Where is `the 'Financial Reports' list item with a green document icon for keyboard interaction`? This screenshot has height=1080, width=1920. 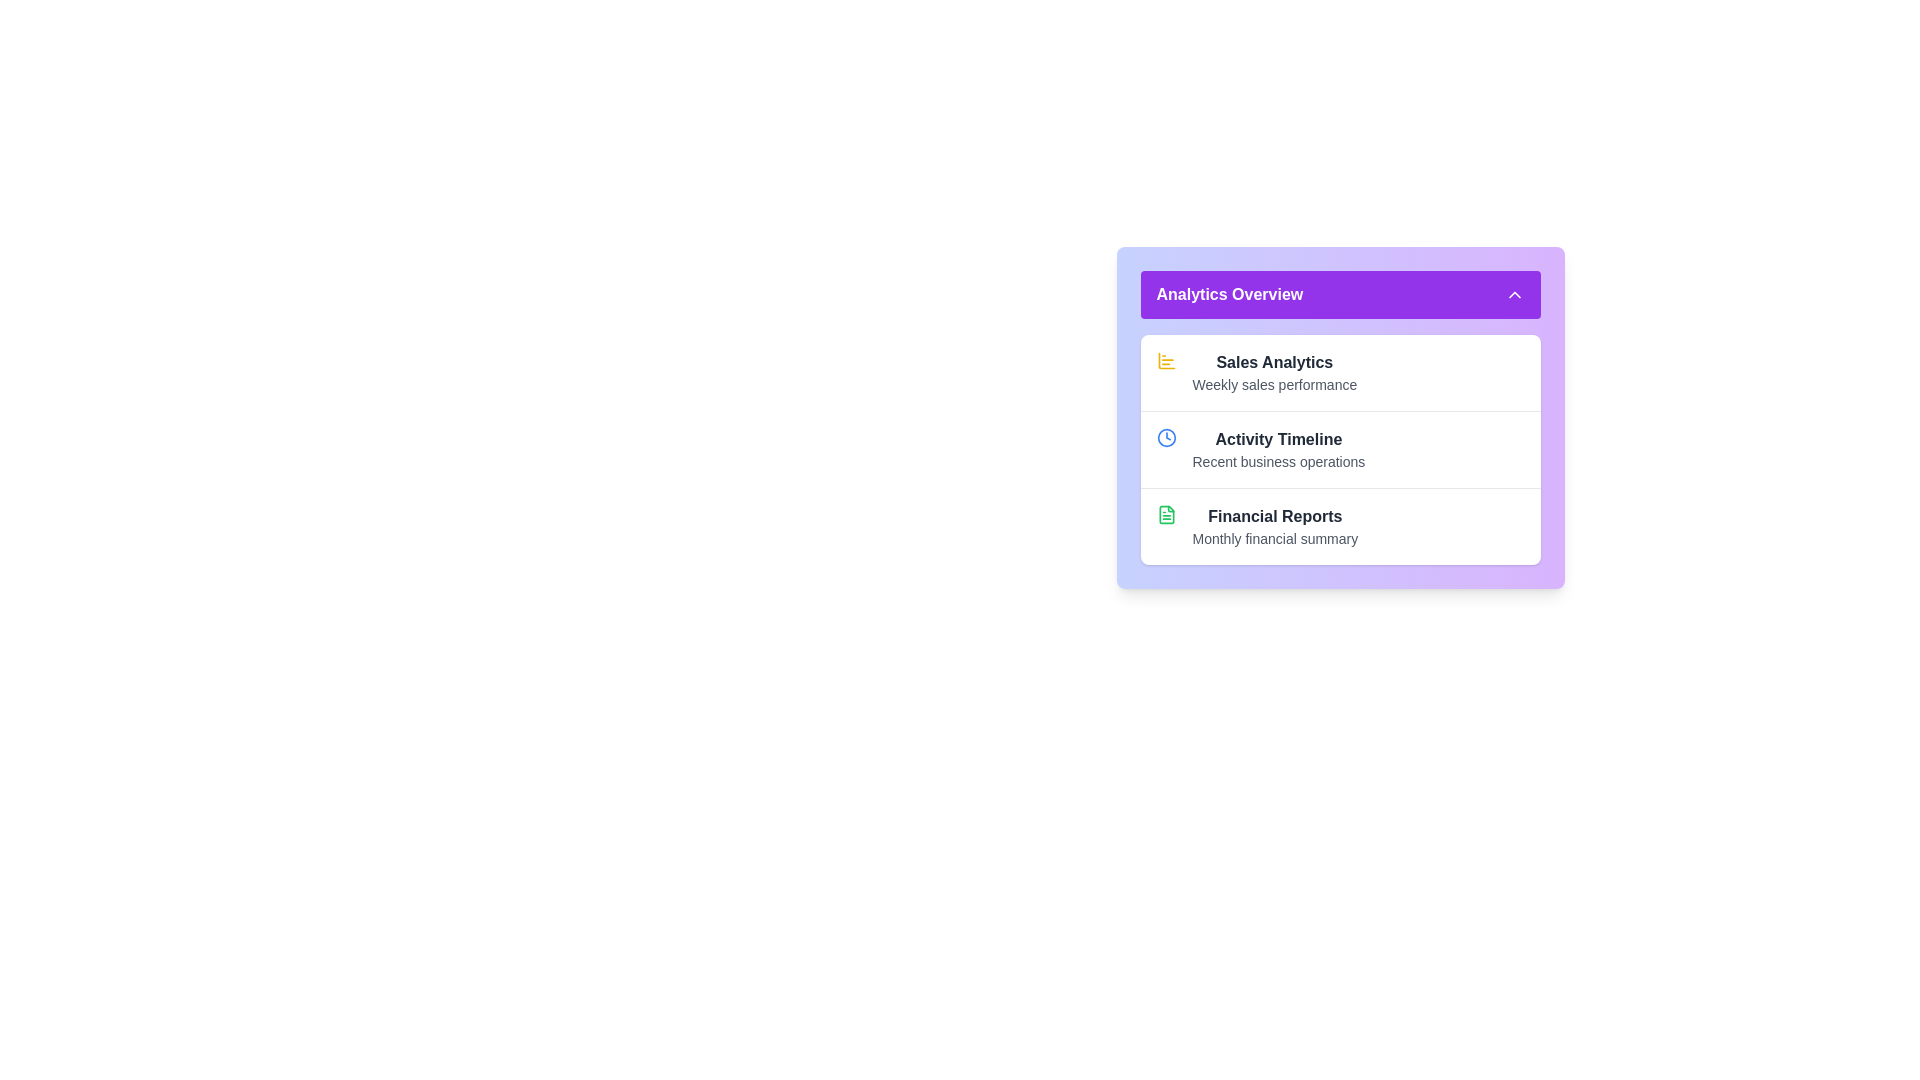
the 'Financial Reports' list item with a green document icon for keyboard interaction is located at coordinates (1340, 525).